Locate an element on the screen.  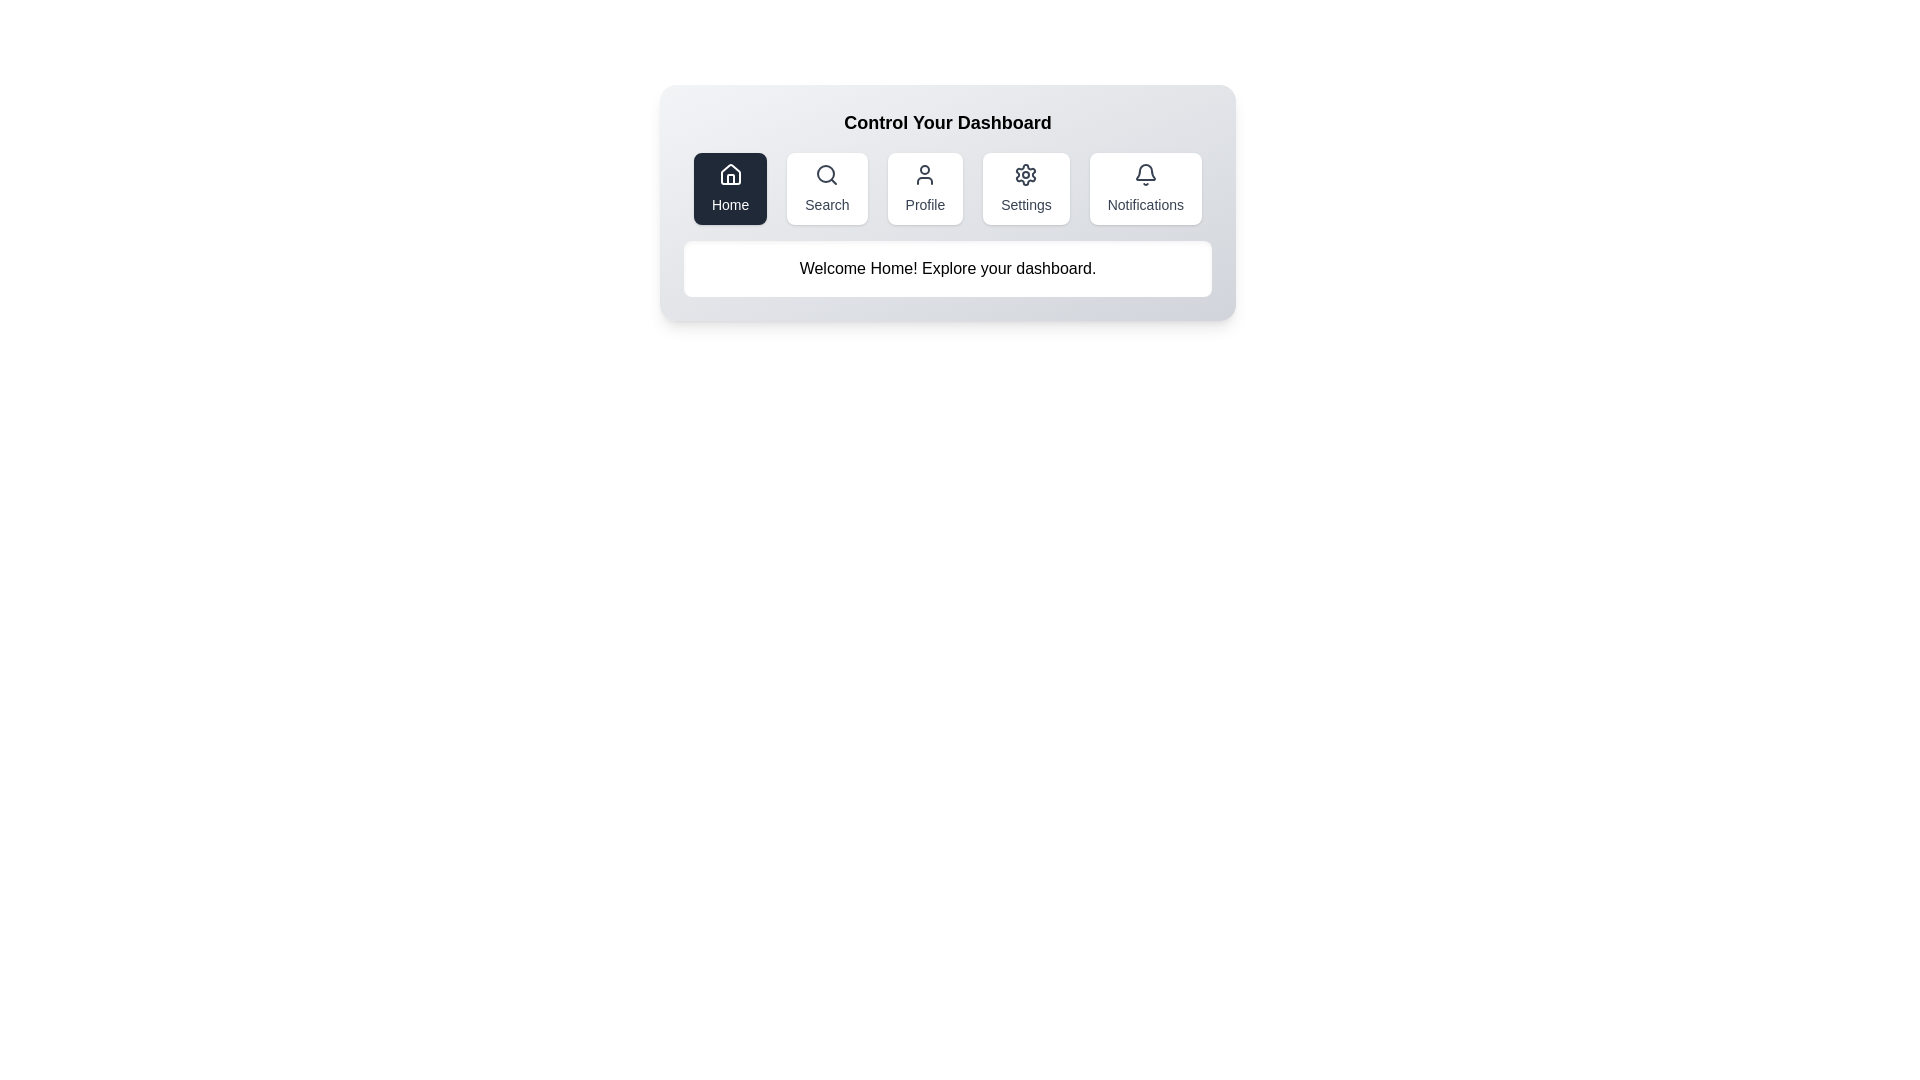
the 'Home' button, which is a rectangular button with a house icon and white text on a dark background, located at the top-left corner of the navigation menu bar is located at coordinates (729, 189).